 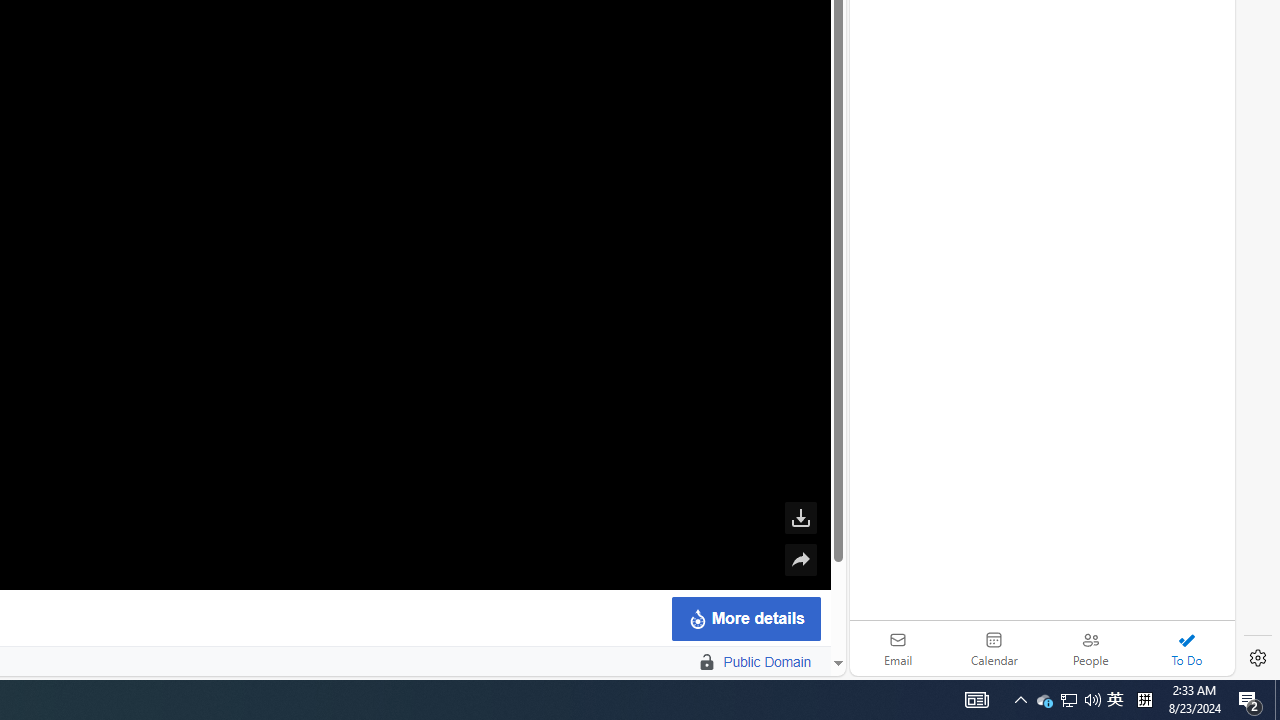 What do you see at coordinates (1186, 648) in the screenshot?
I see `'To Do'` at bounding box center [1186, 648].